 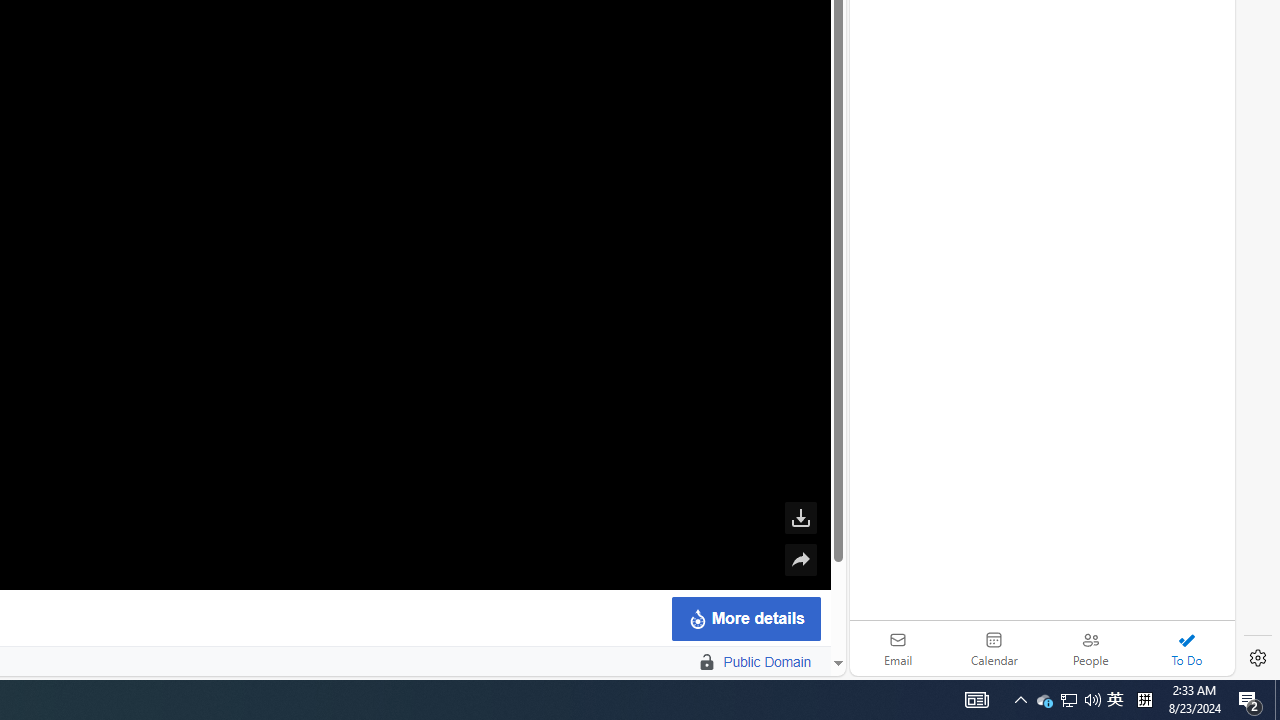 What do you see at coordinates (1186, 648) in the screenshot?
I see `'To Do'` at bounding box center [1186, 648].